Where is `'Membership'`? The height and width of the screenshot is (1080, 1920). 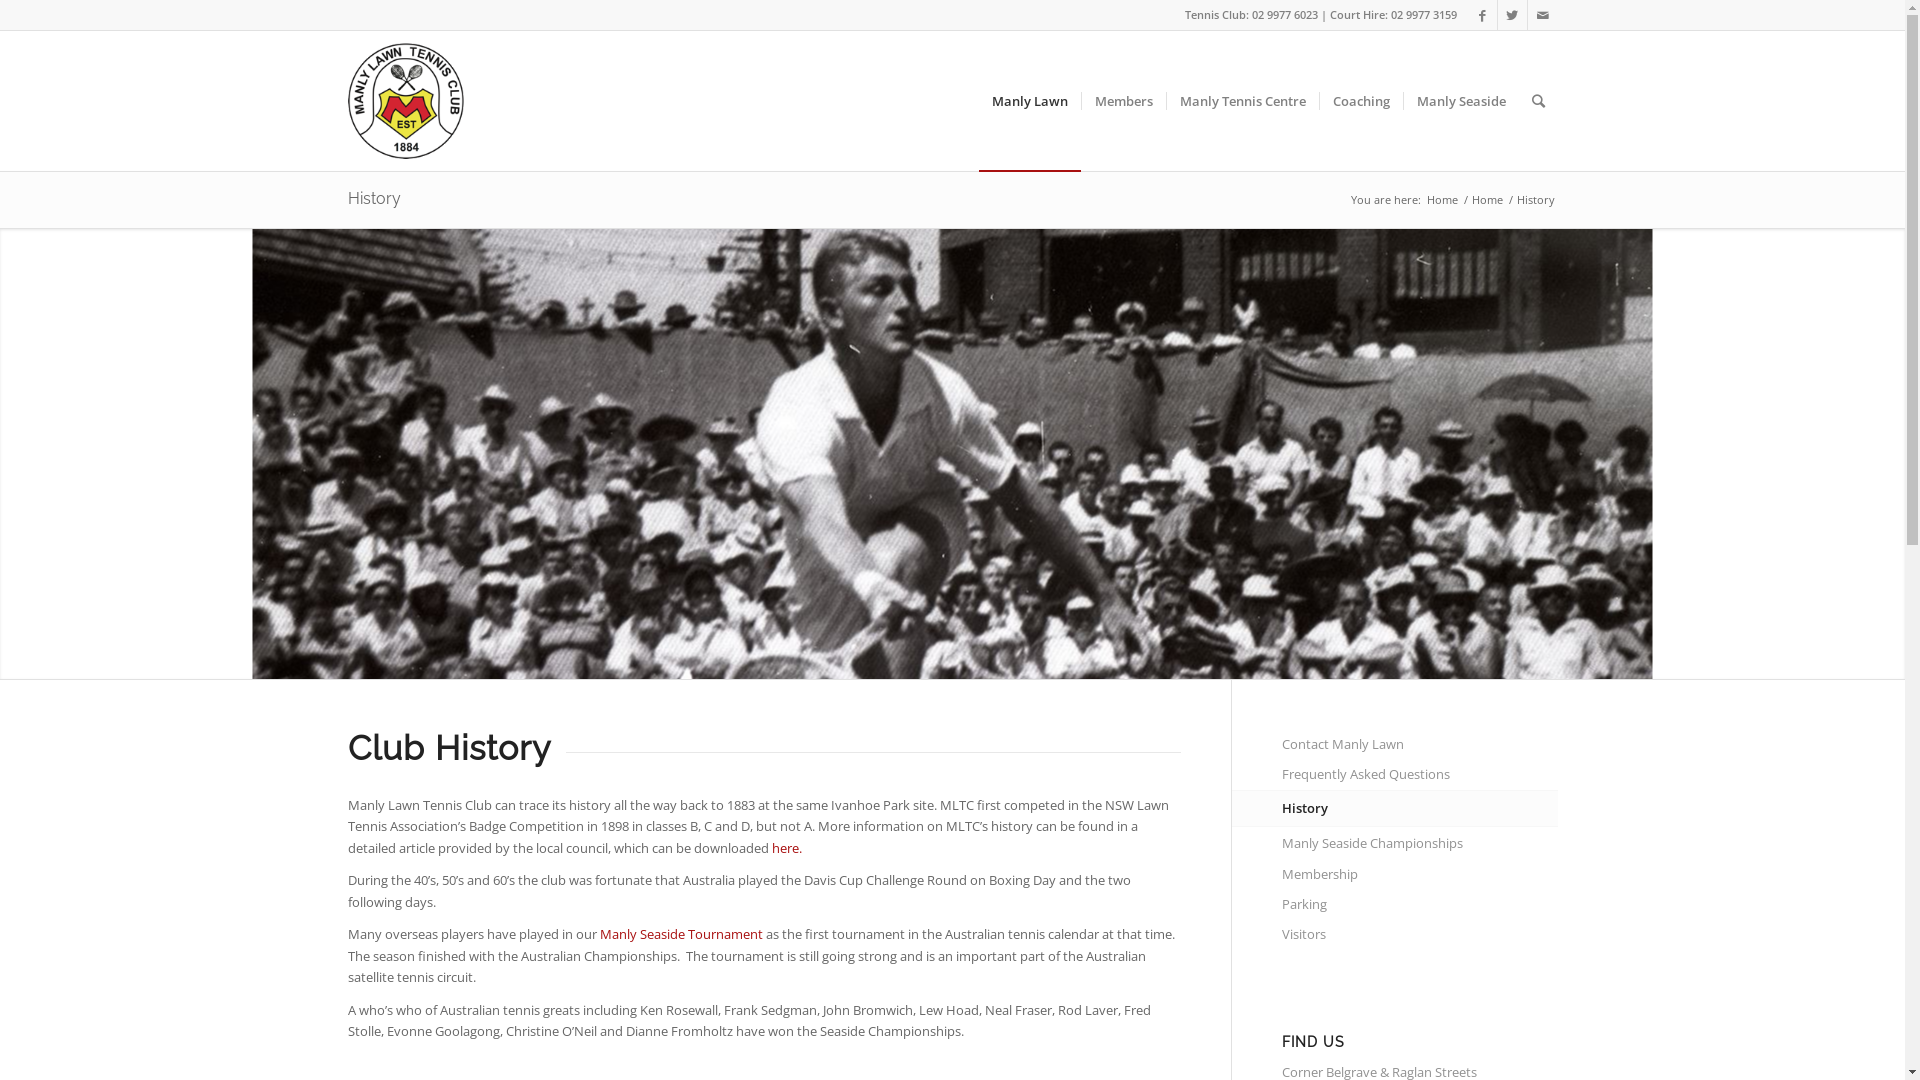 'Membership' is located at coordinates (1419, 874).